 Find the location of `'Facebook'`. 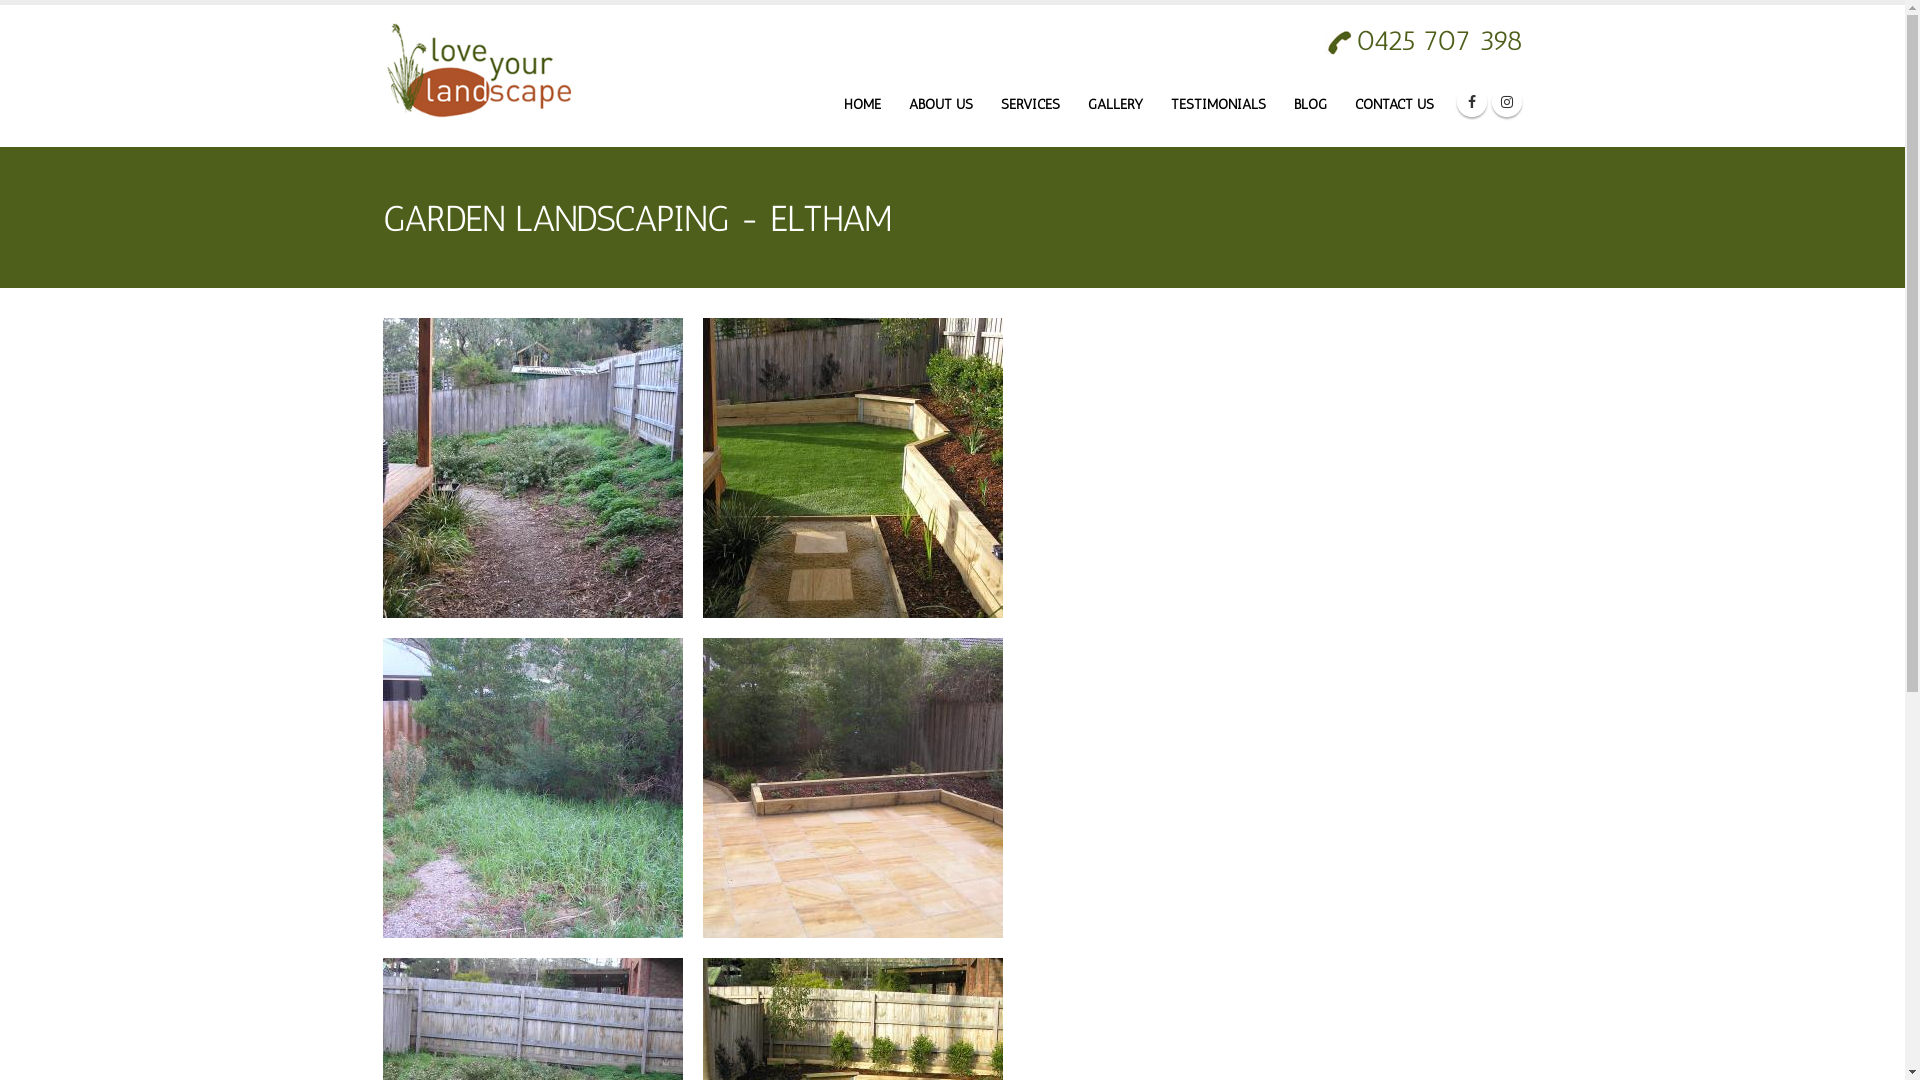

'Facebook' is located at coordinates (1470, 101).